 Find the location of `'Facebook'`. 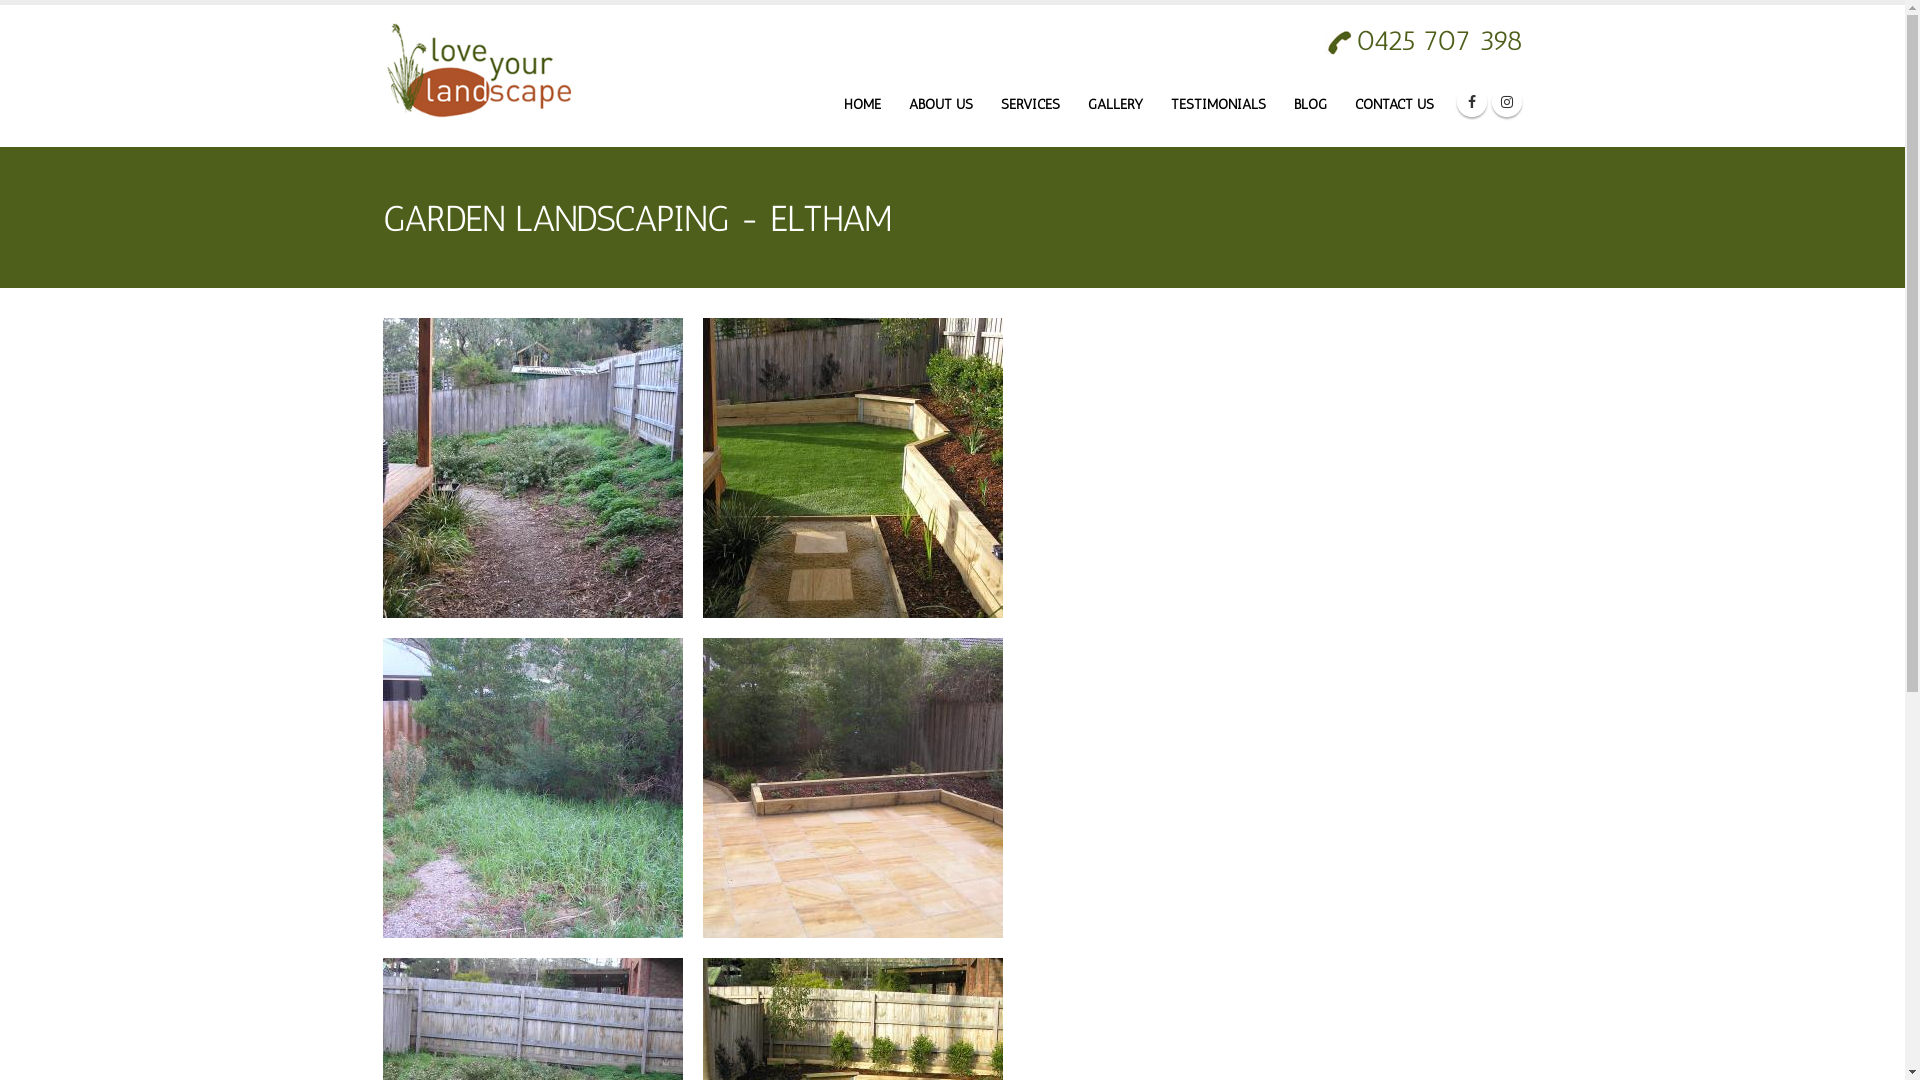

'Facebook' is located at coordinates (1470, 101).